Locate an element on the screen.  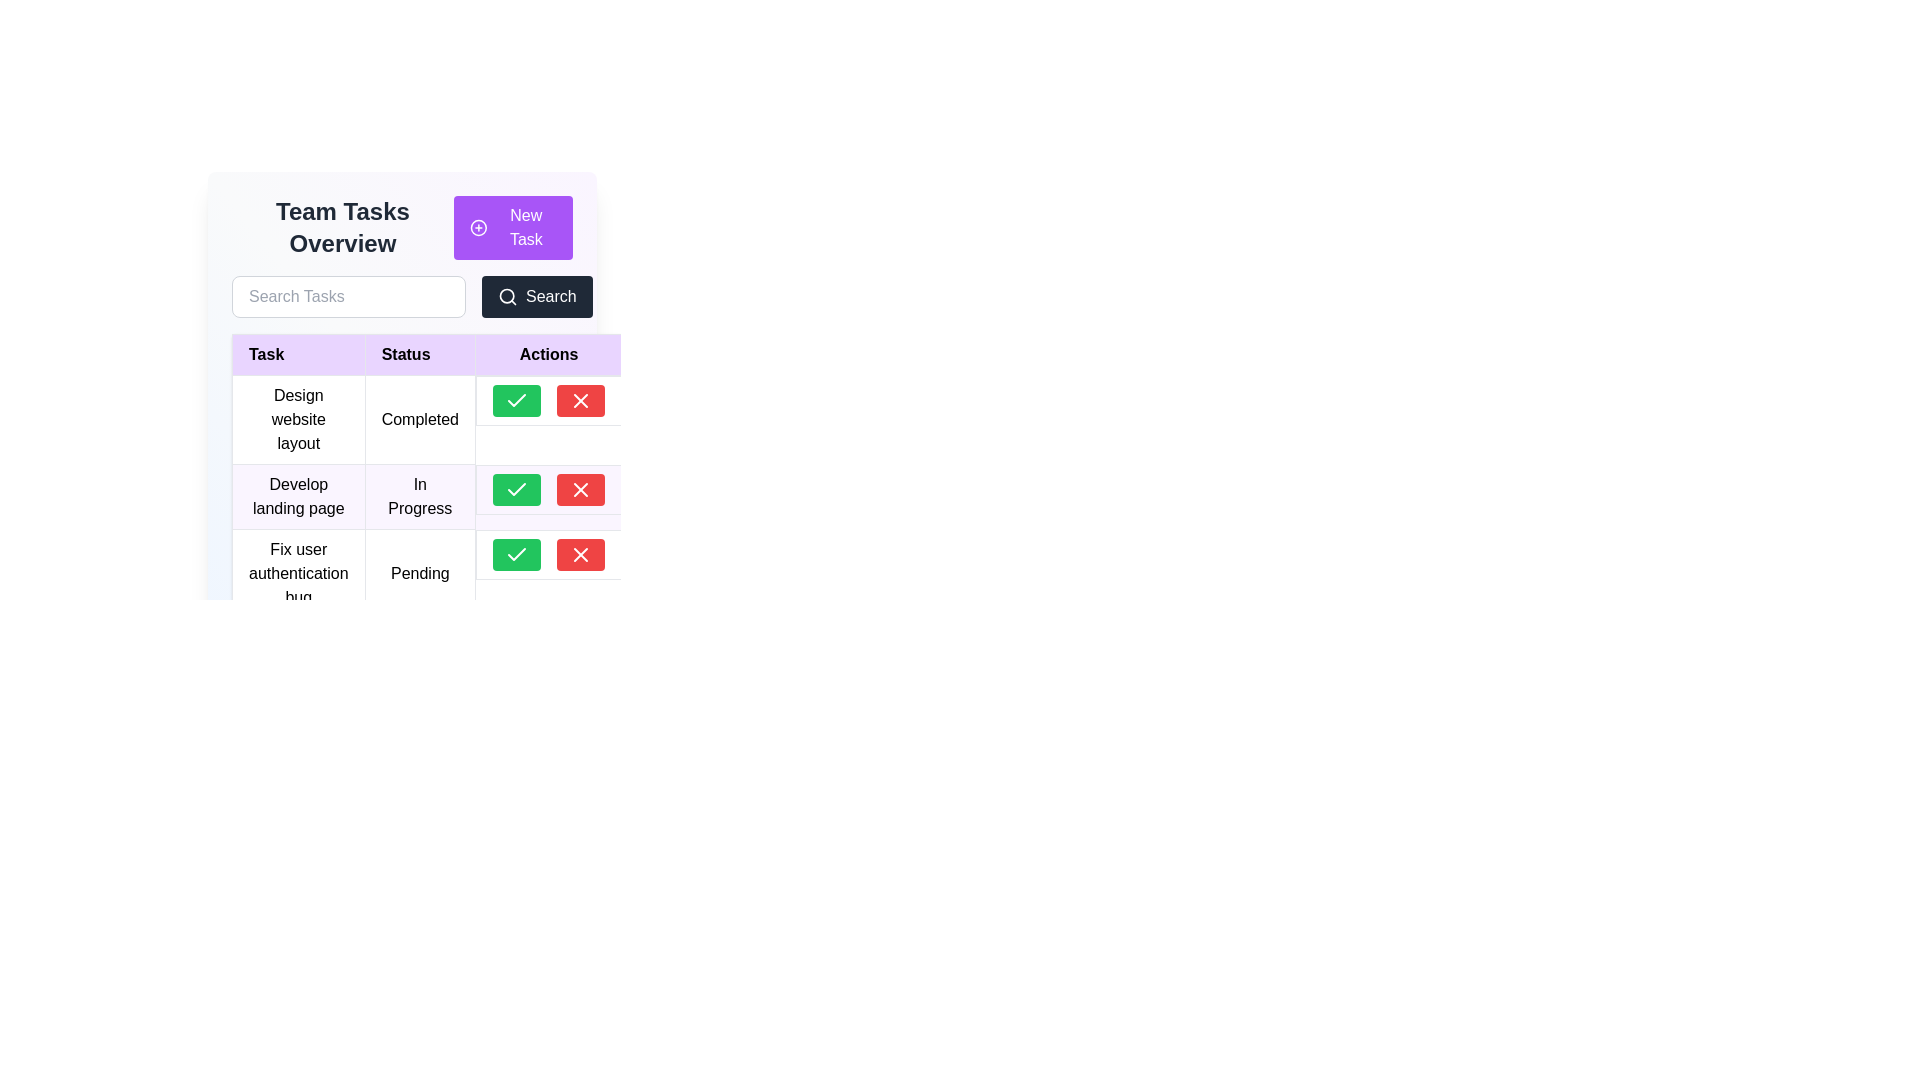
the magnifying glass icon within the 'Search' button is located at coordinates (508, 297).